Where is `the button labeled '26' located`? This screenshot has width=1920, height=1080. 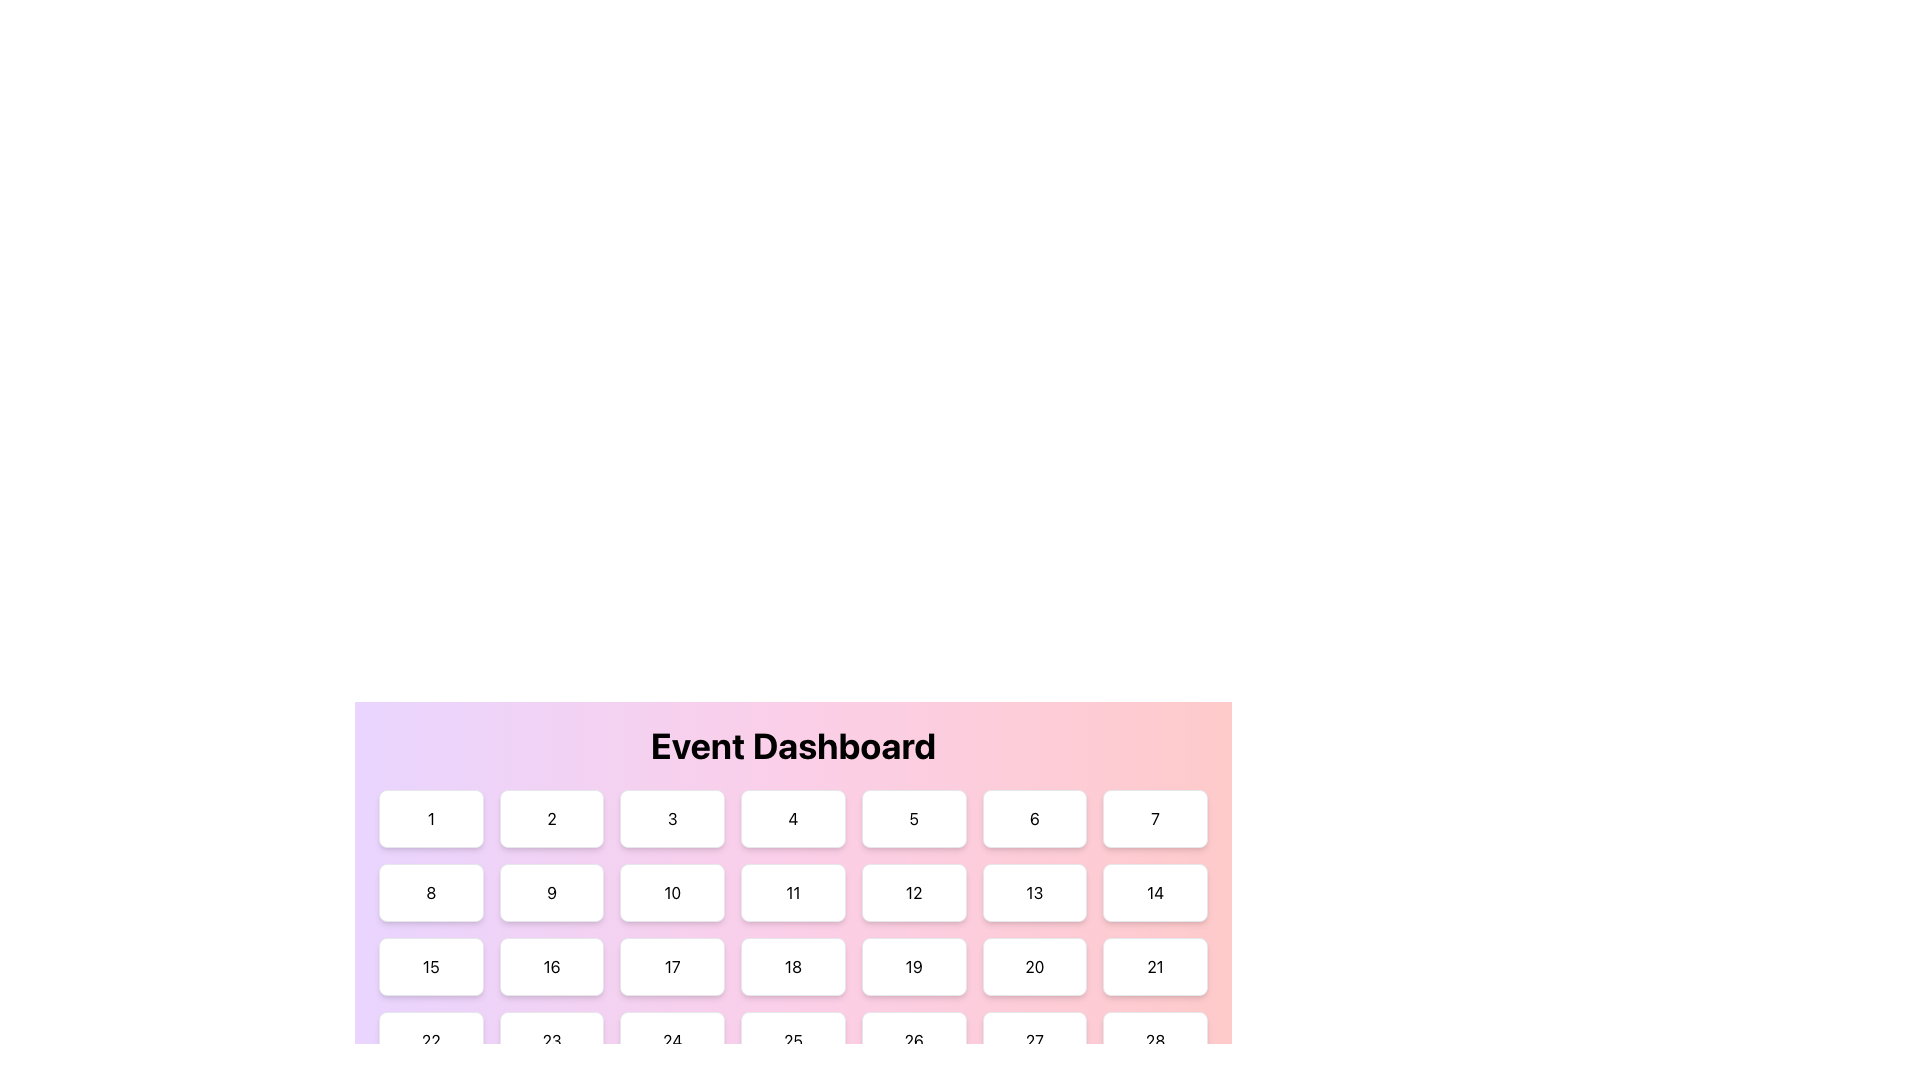
the button labeled '26' located is located at coordinates (913, 1040).